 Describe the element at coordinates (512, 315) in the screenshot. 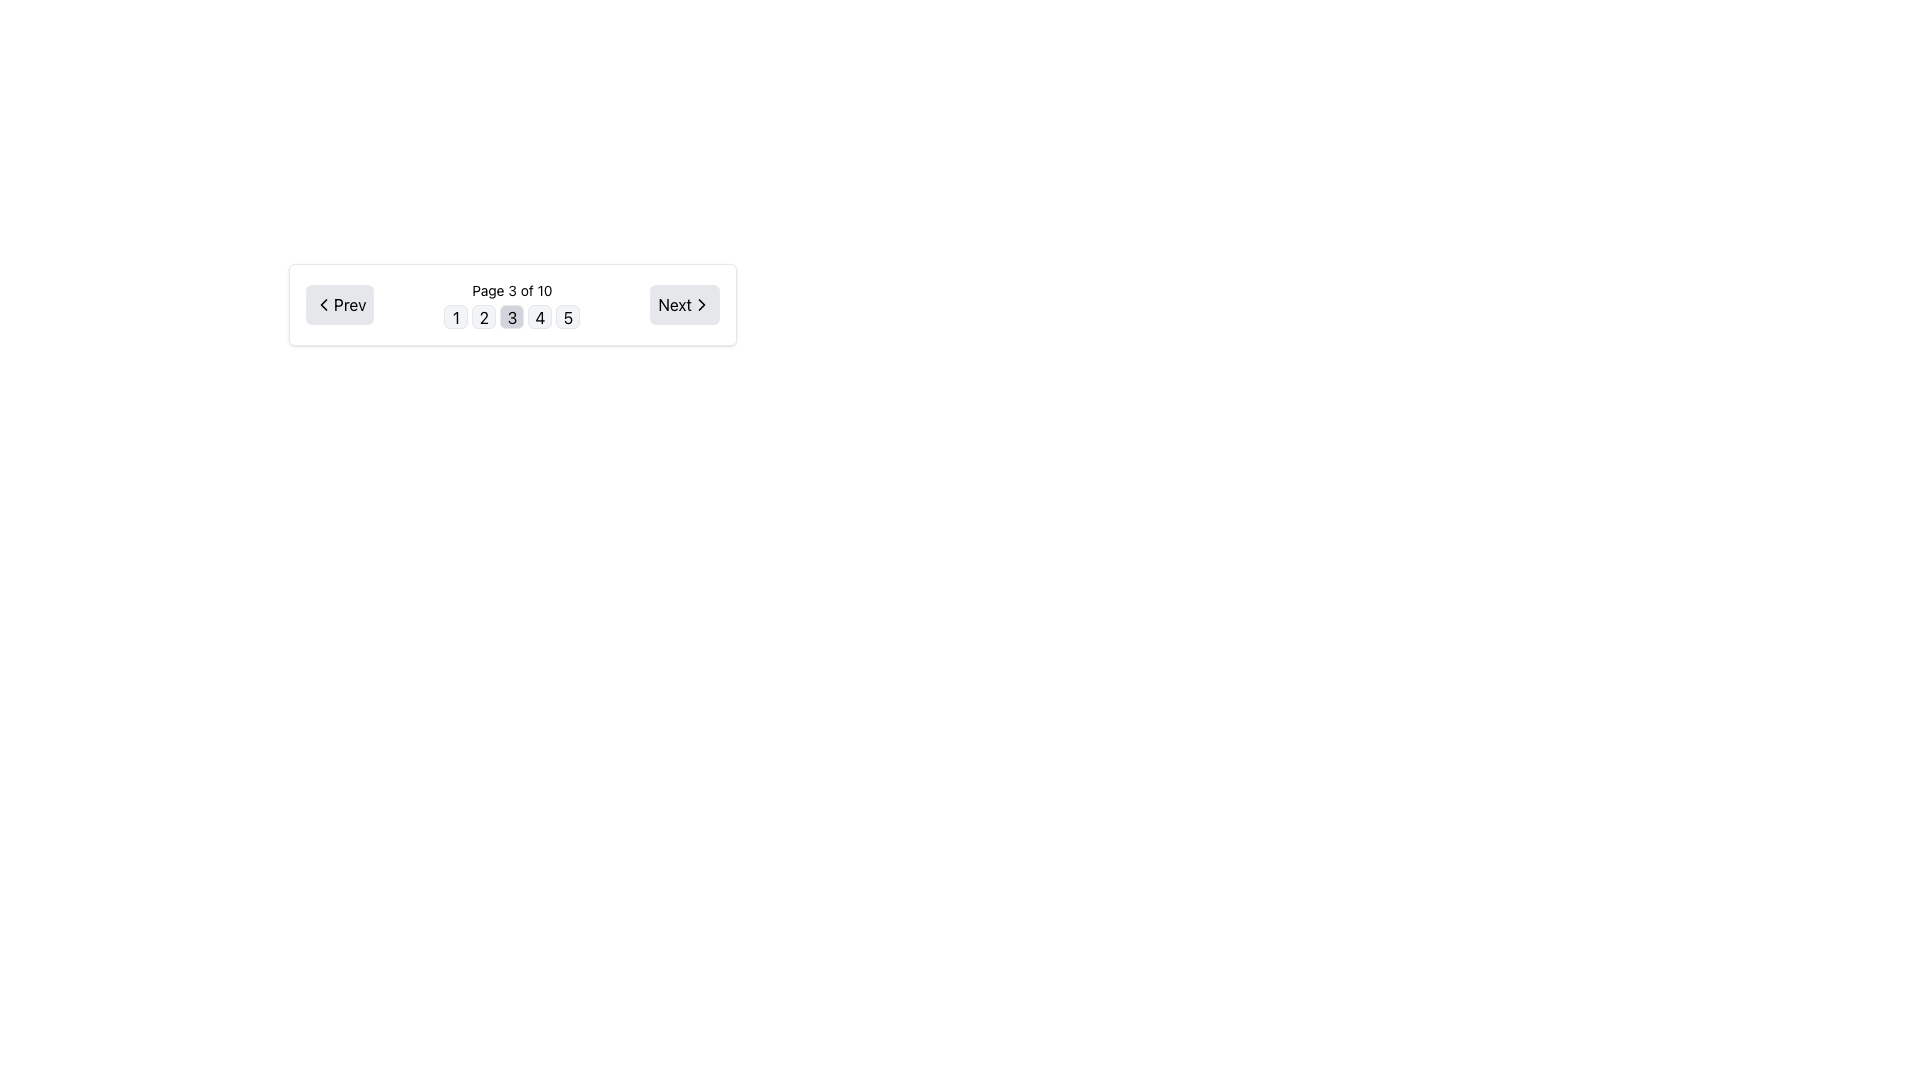

I see `the pagination indicator for page number 3, which is currently non-interactive and part of a sequence of five boxes` at that location.